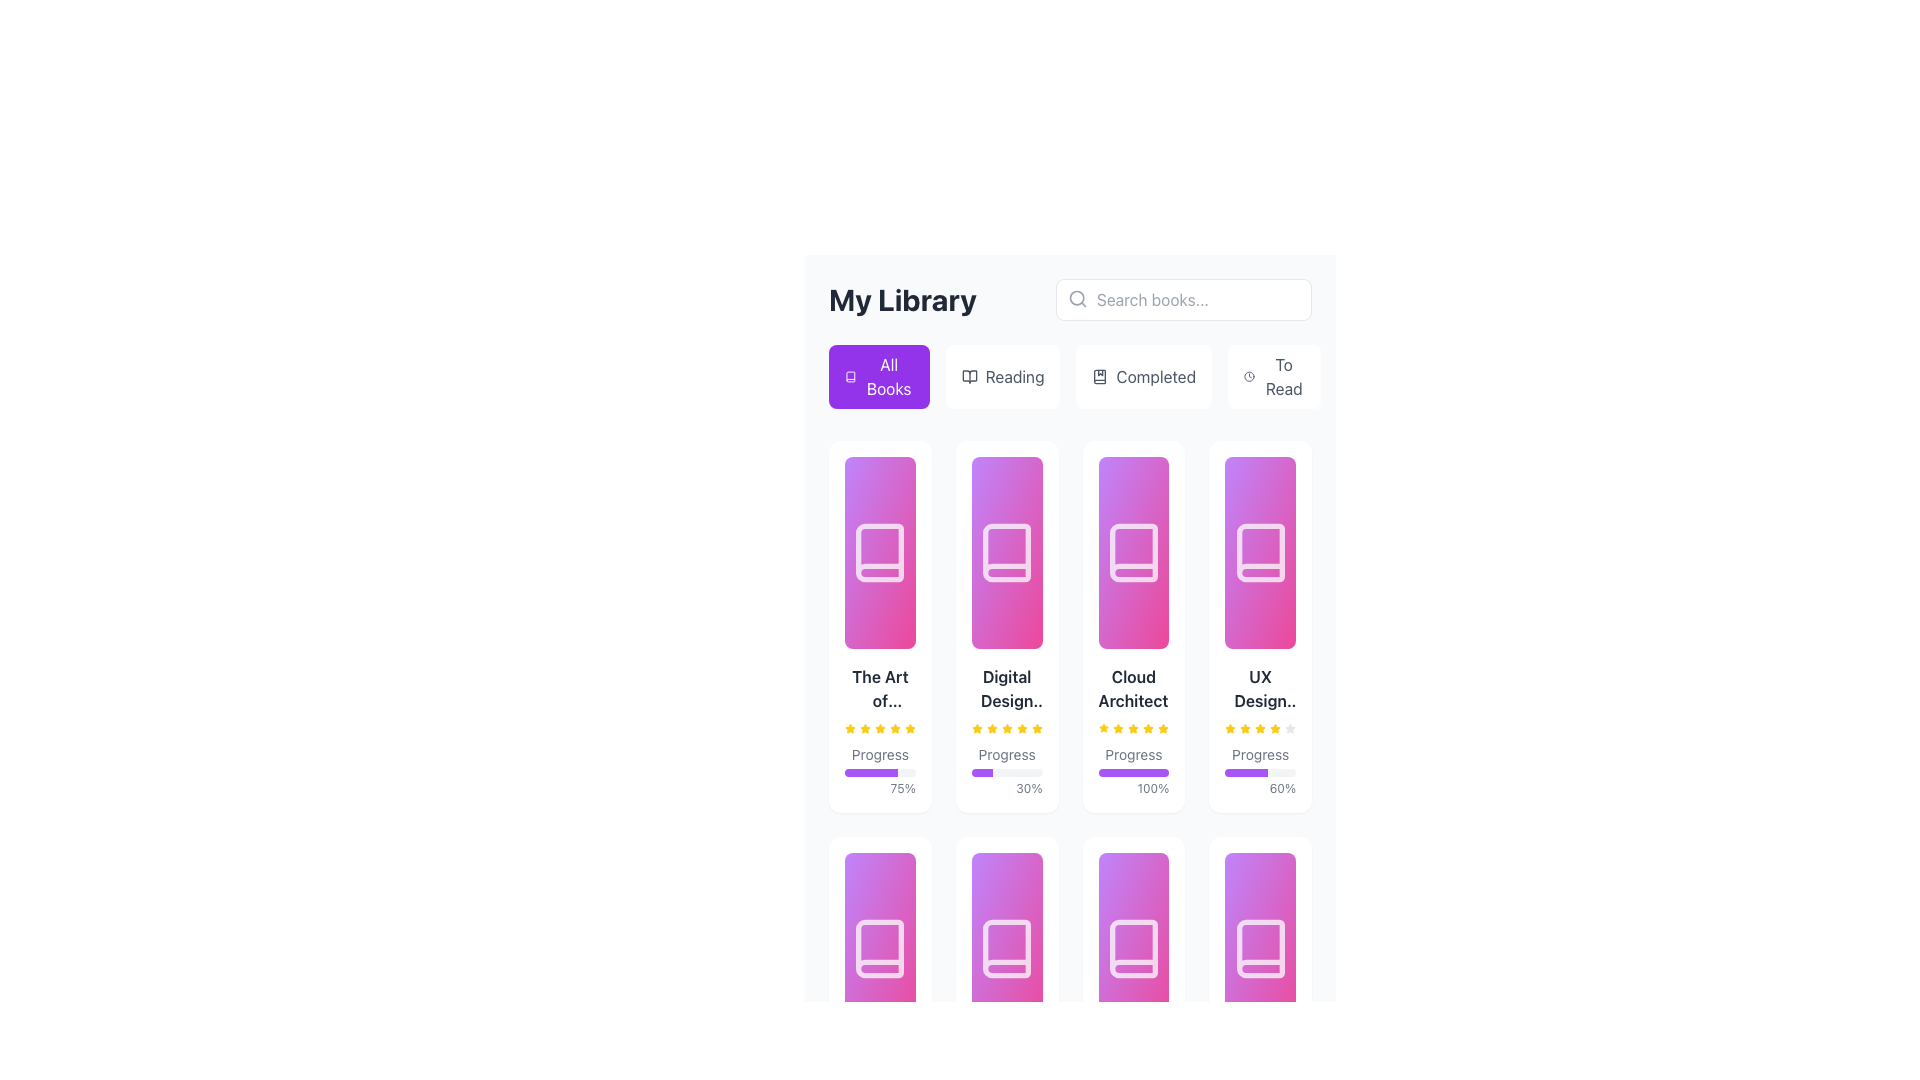  Describe the element at coordinates (909, 728) in the screenshot. I see `the yellow-filled star icon in the five-star rating system under the book title 'The Art of...'` at that location.